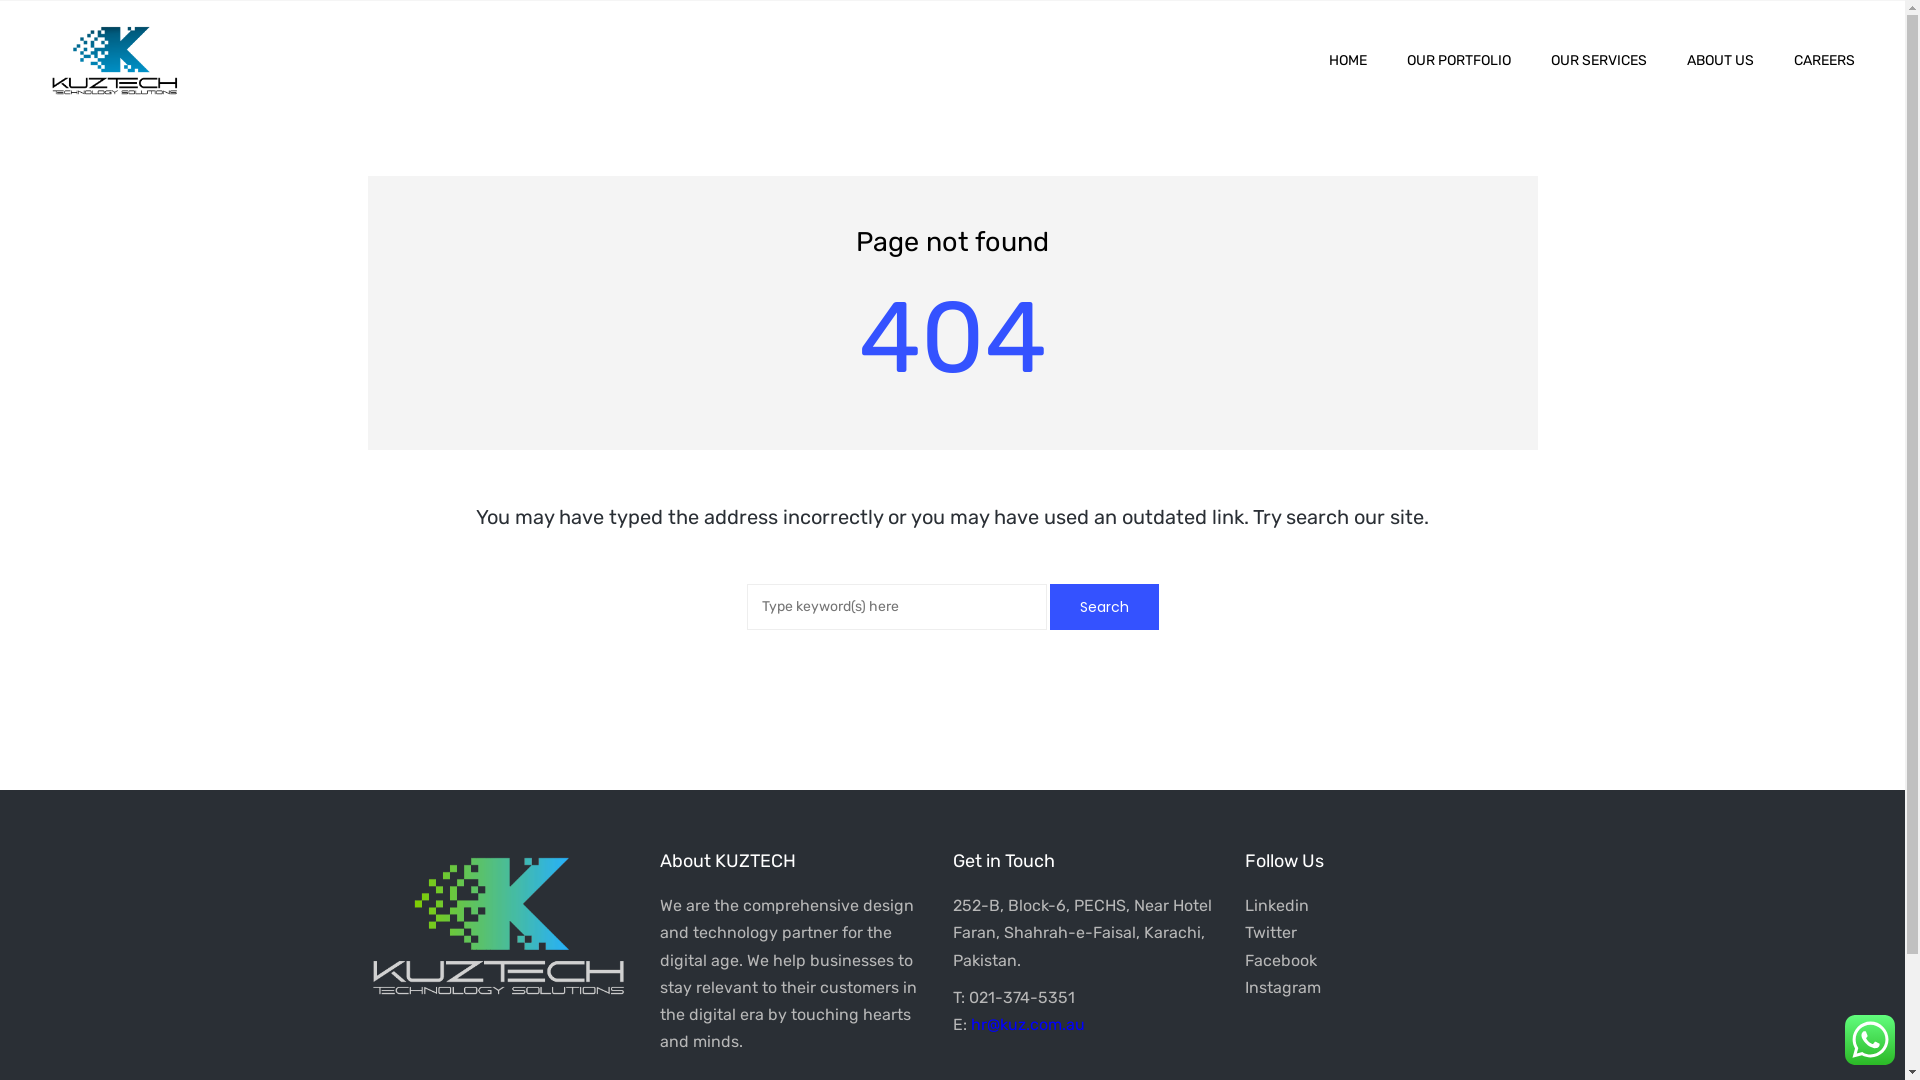 This screenshot has width=1920, height=1080. I want to click on 'Linkedin', so click(1275, 905).